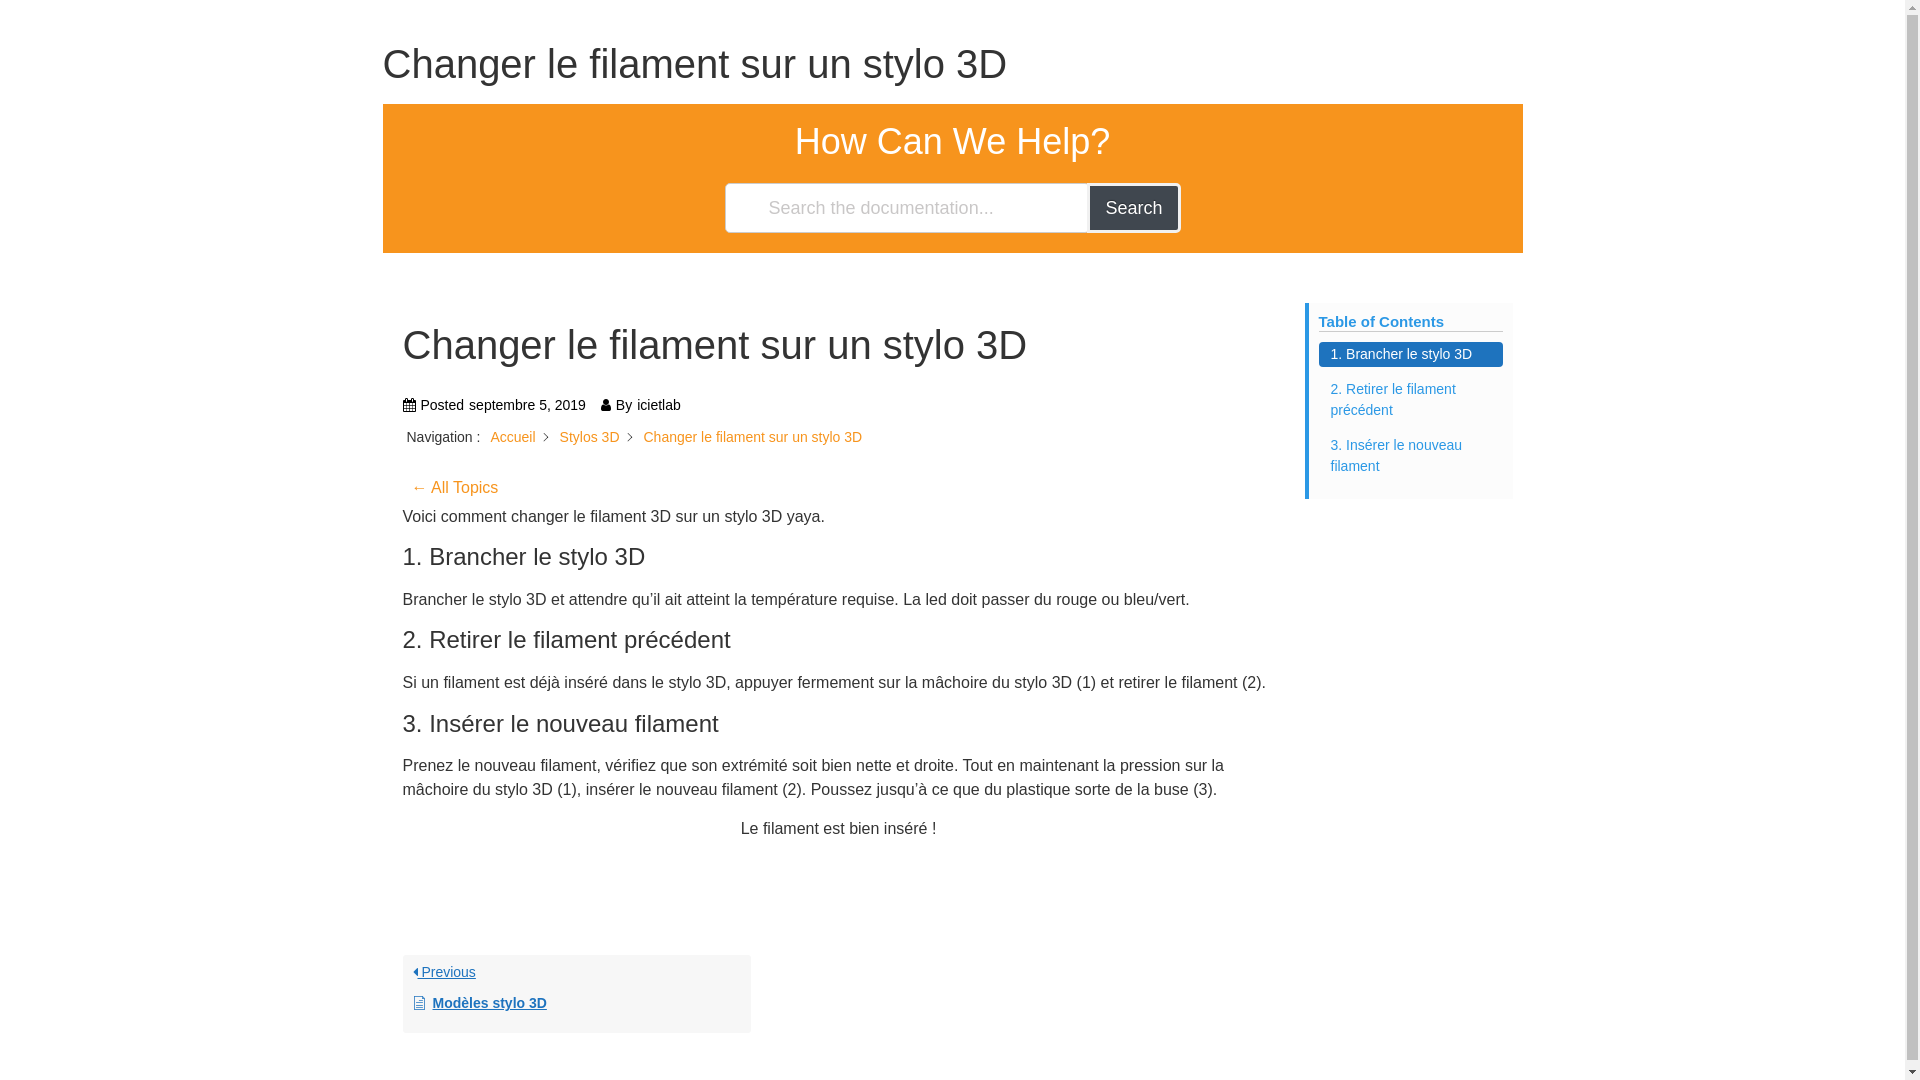 The image size is (1920, 1080). I want to click on 'Search', so click(1133, 208).